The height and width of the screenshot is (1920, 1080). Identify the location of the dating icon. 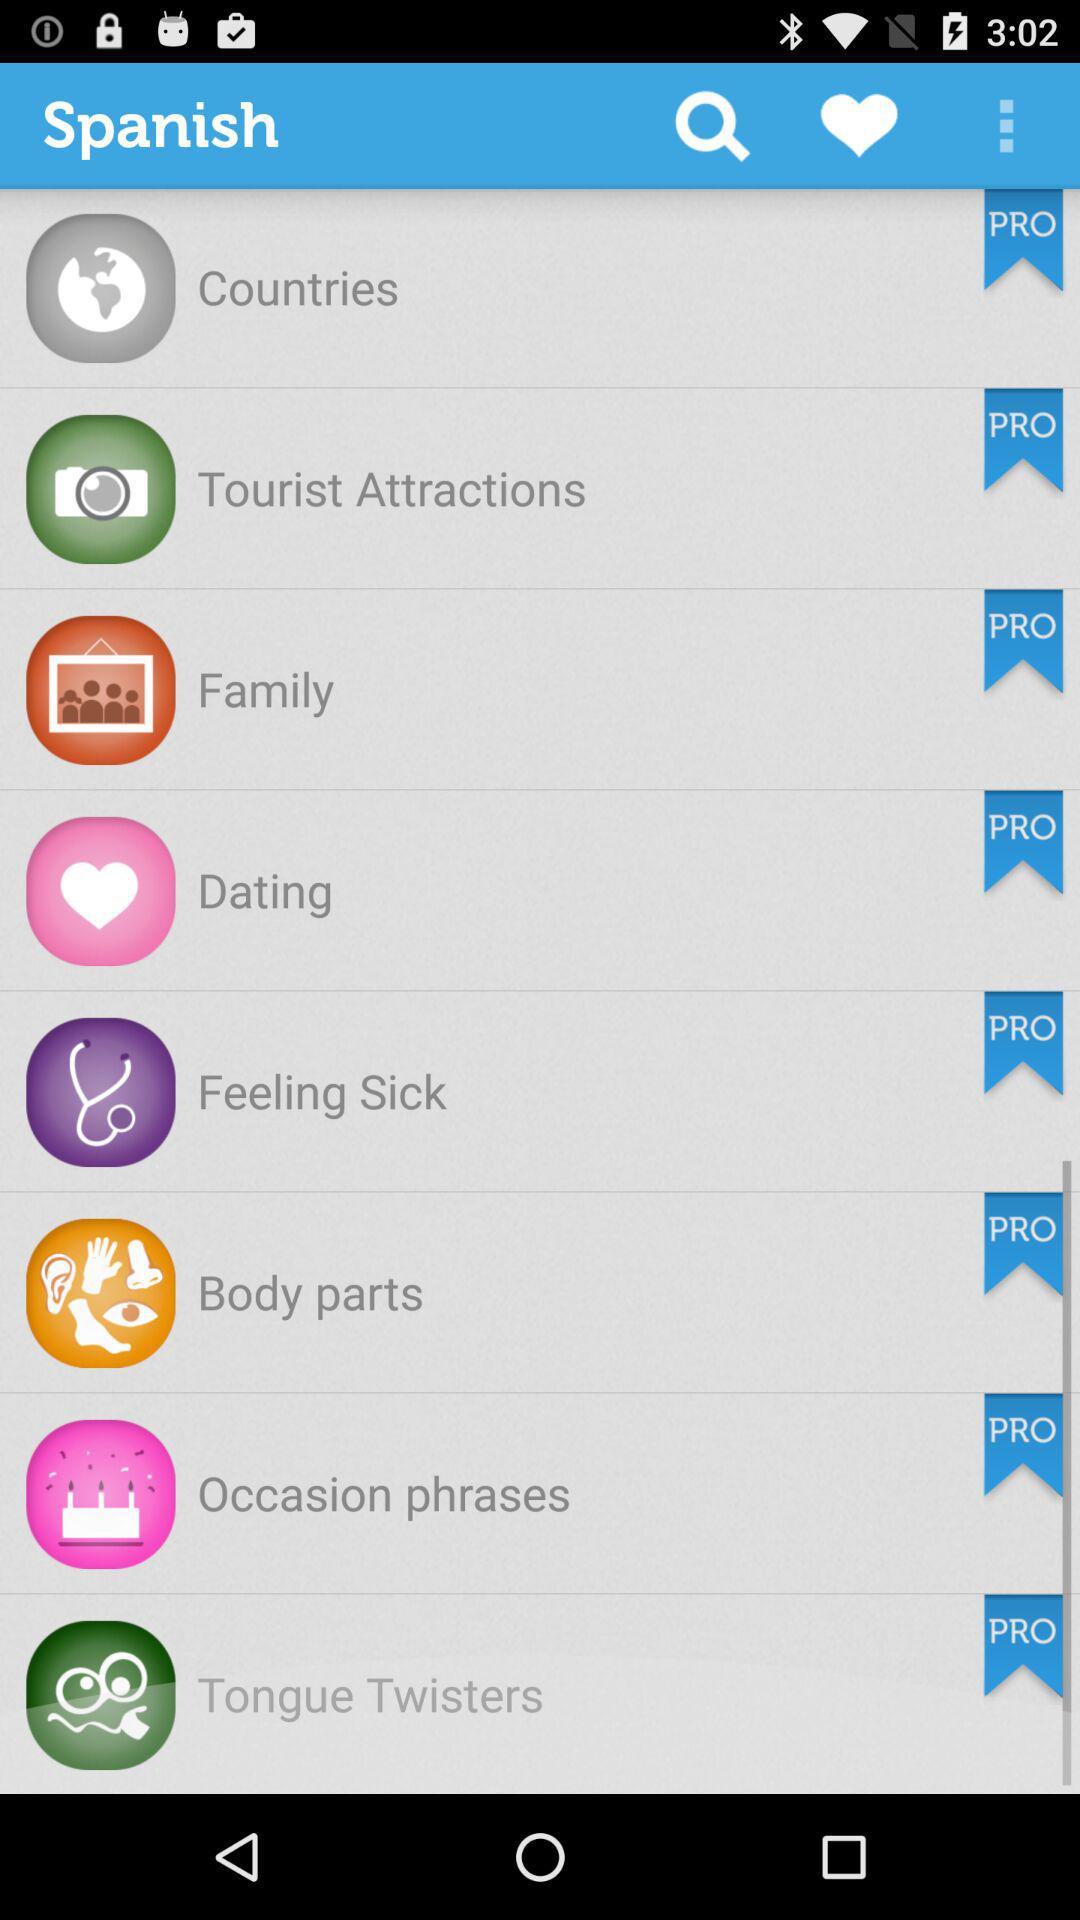
(264, 888).